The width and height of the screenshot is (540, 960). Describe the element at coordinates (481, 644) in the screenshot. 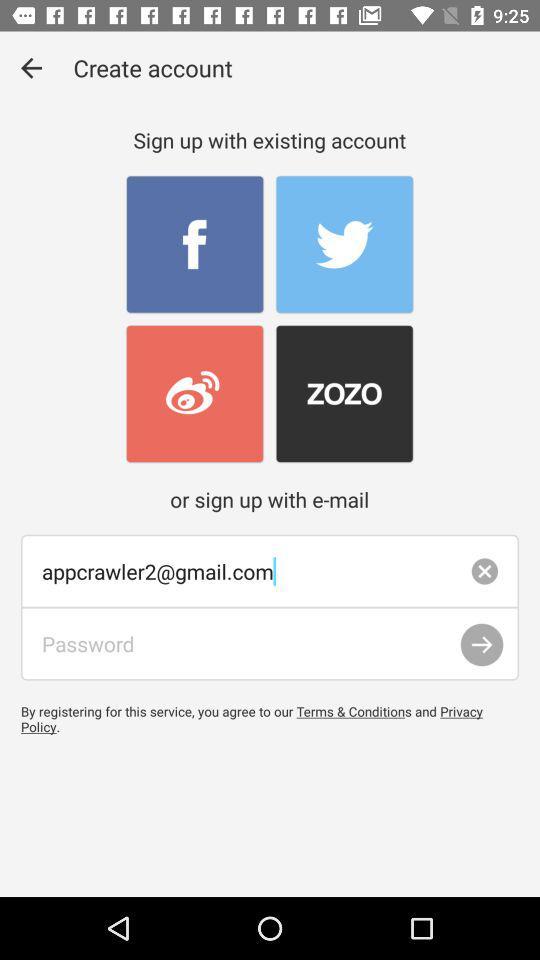

I see `icon at the bottom right corner` at that location.